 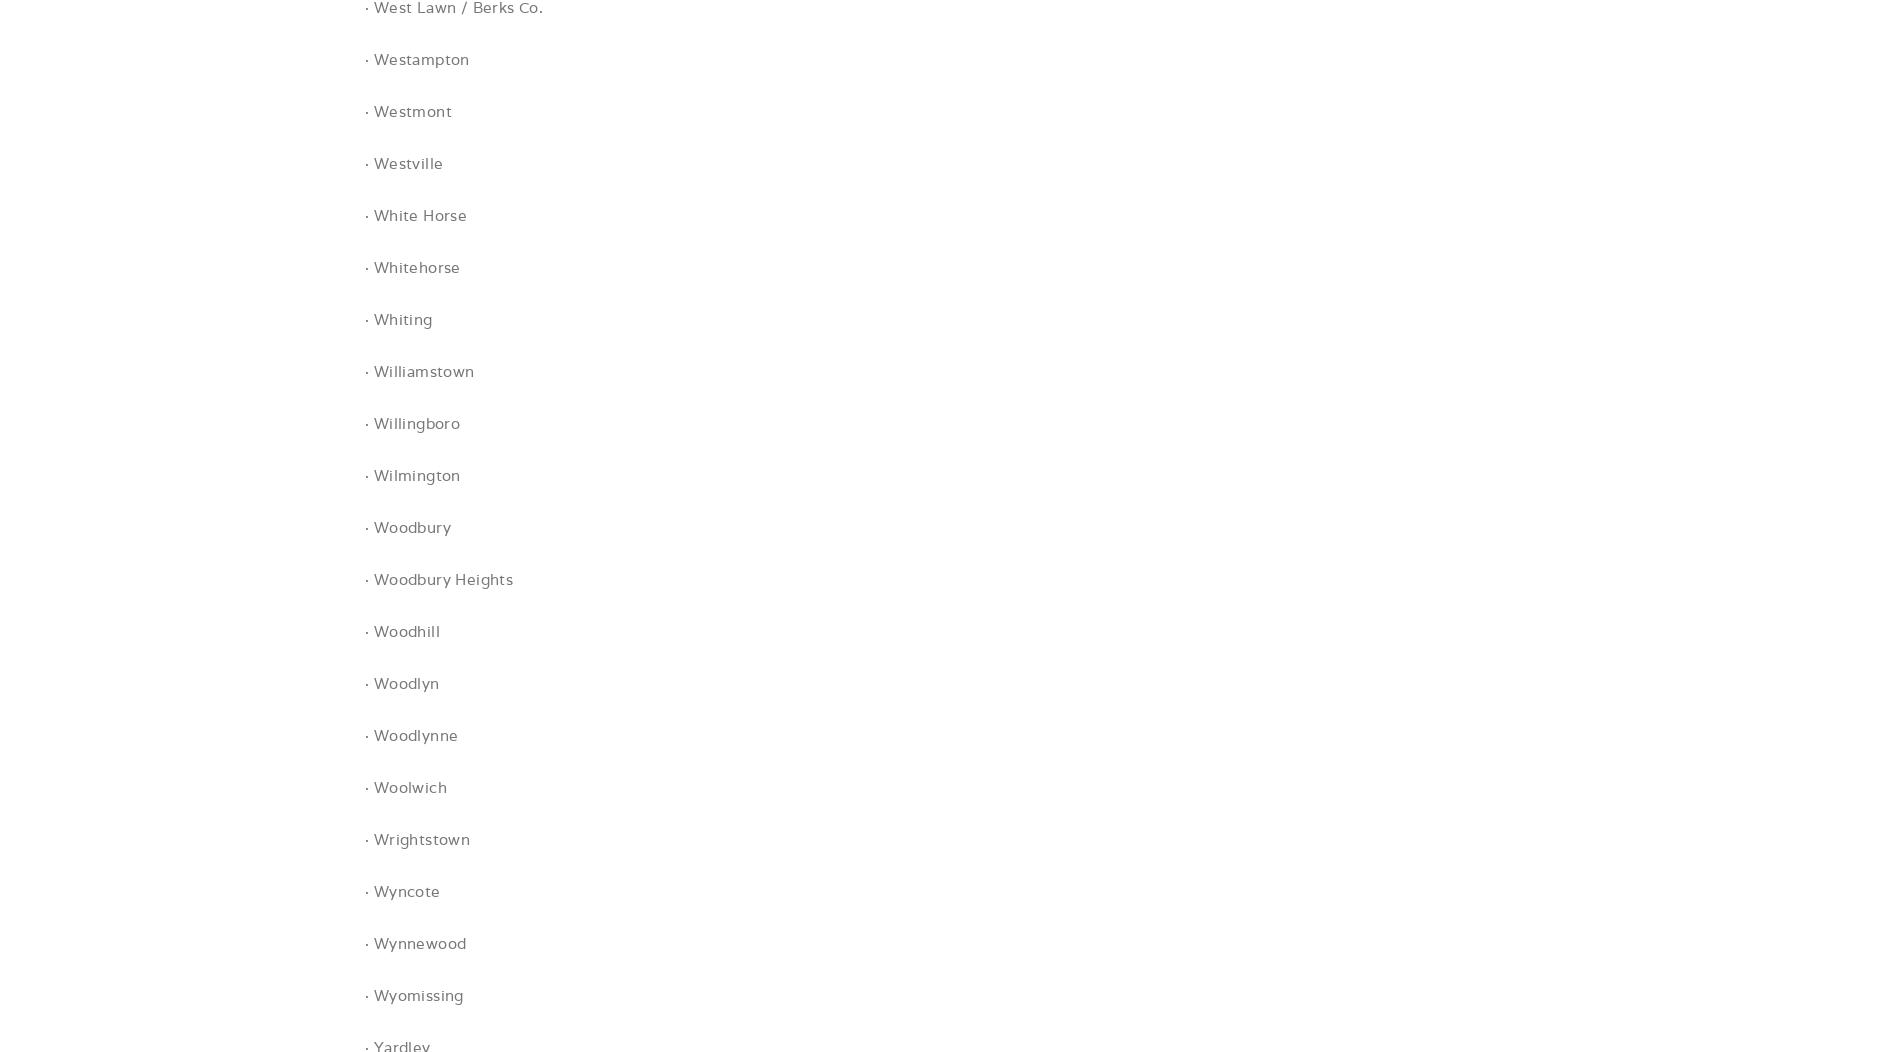 I want to click on '· Woodbury', so click(x=406, y=527).